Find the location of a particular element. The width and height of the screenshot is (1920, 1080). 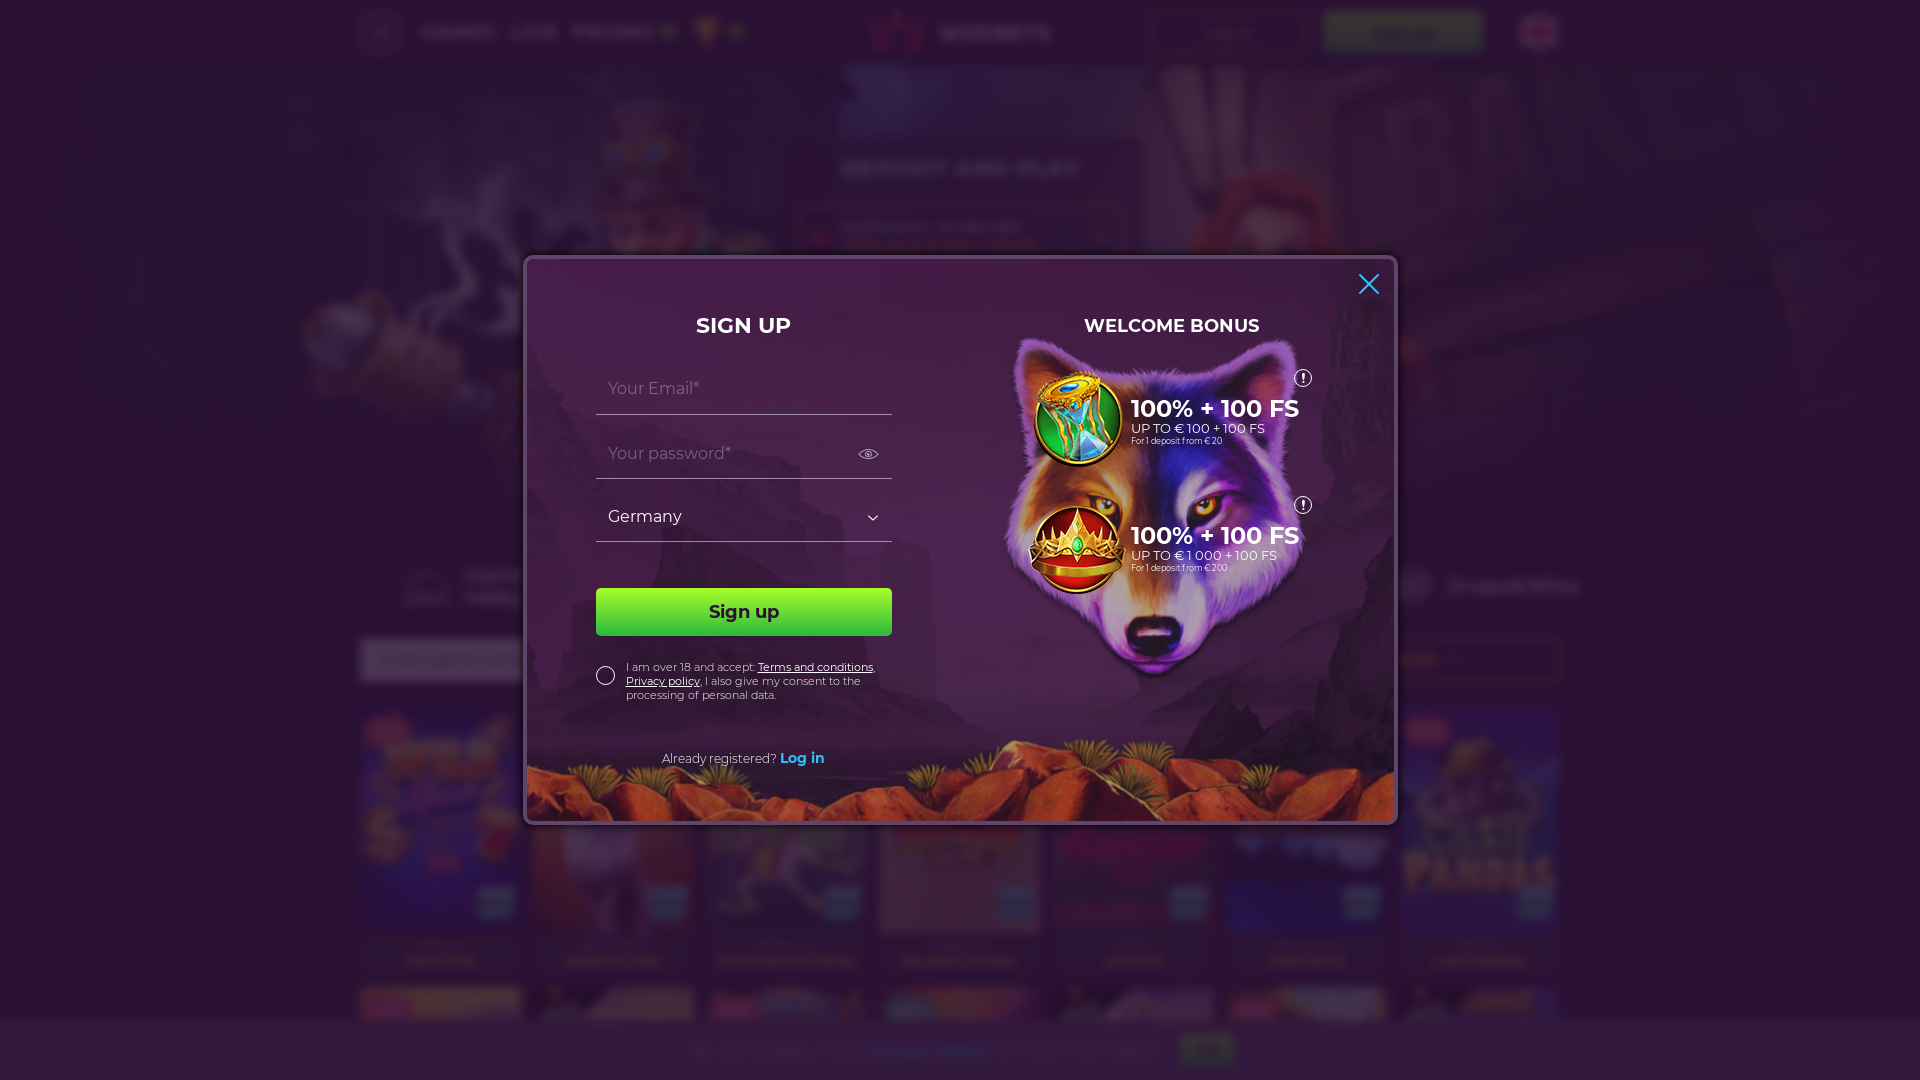

'PROMO is located at coordinates (623, 31).